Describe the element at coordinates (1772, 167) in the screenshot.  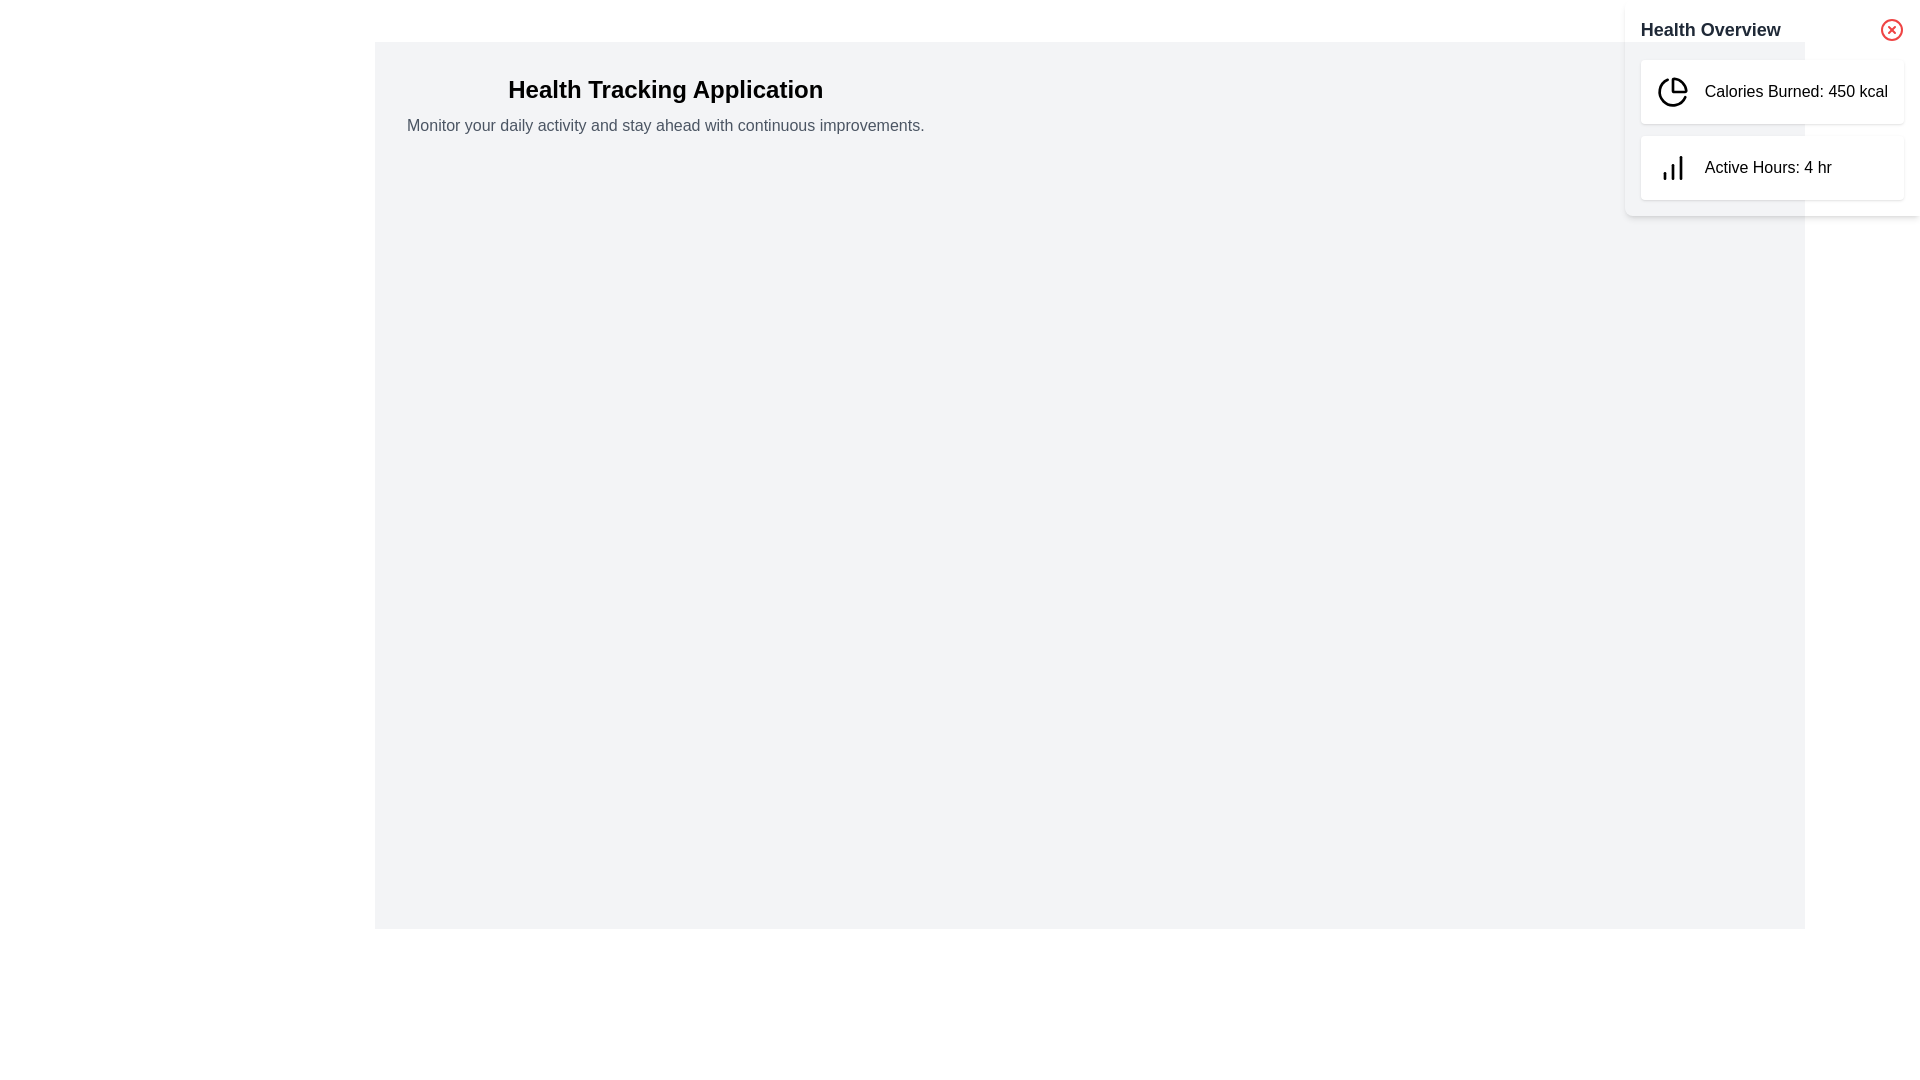
I see `information displayed in the Info card located on the right side of the Health Overview section, below the 'Calories Burned' panel, which summarizes the duration of active hours recorded` at that location.